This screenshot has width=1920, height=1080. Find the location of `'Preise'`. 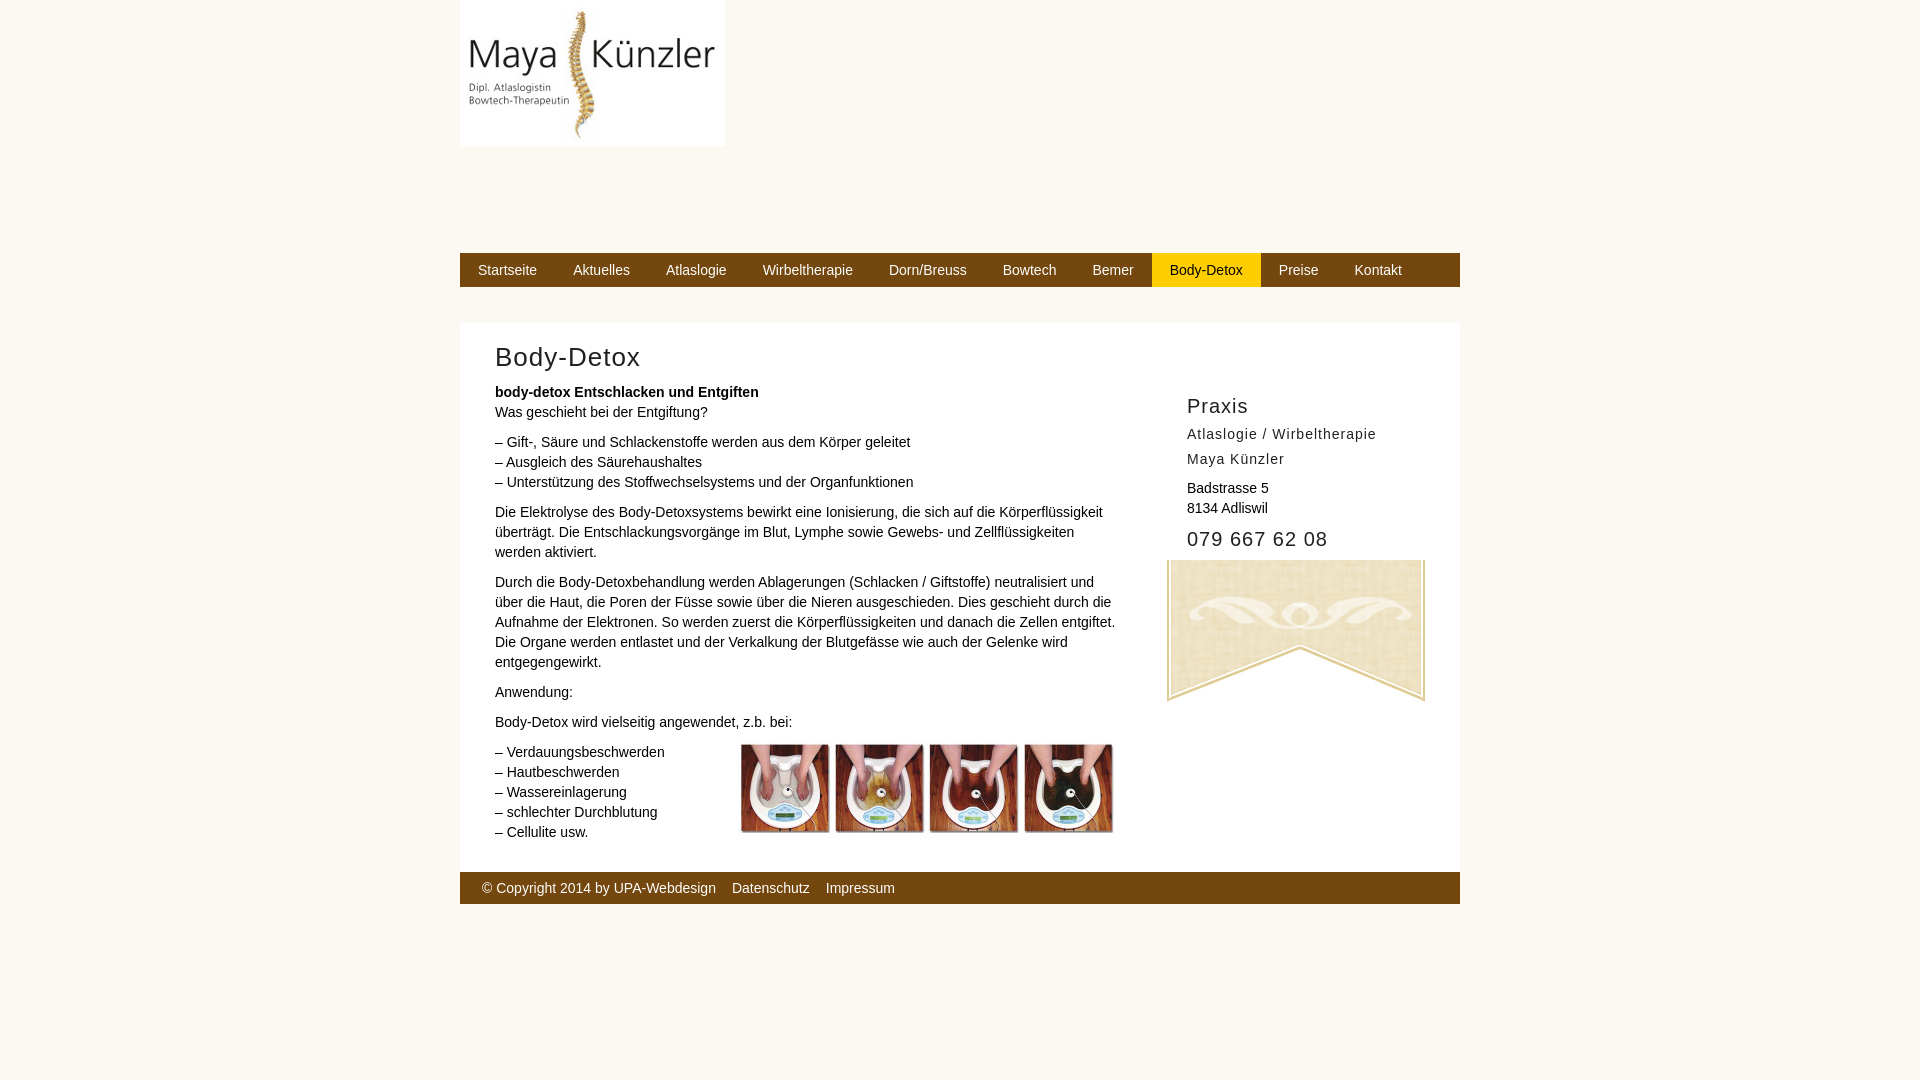

'Preise' is located at coordinates (1299, 270).